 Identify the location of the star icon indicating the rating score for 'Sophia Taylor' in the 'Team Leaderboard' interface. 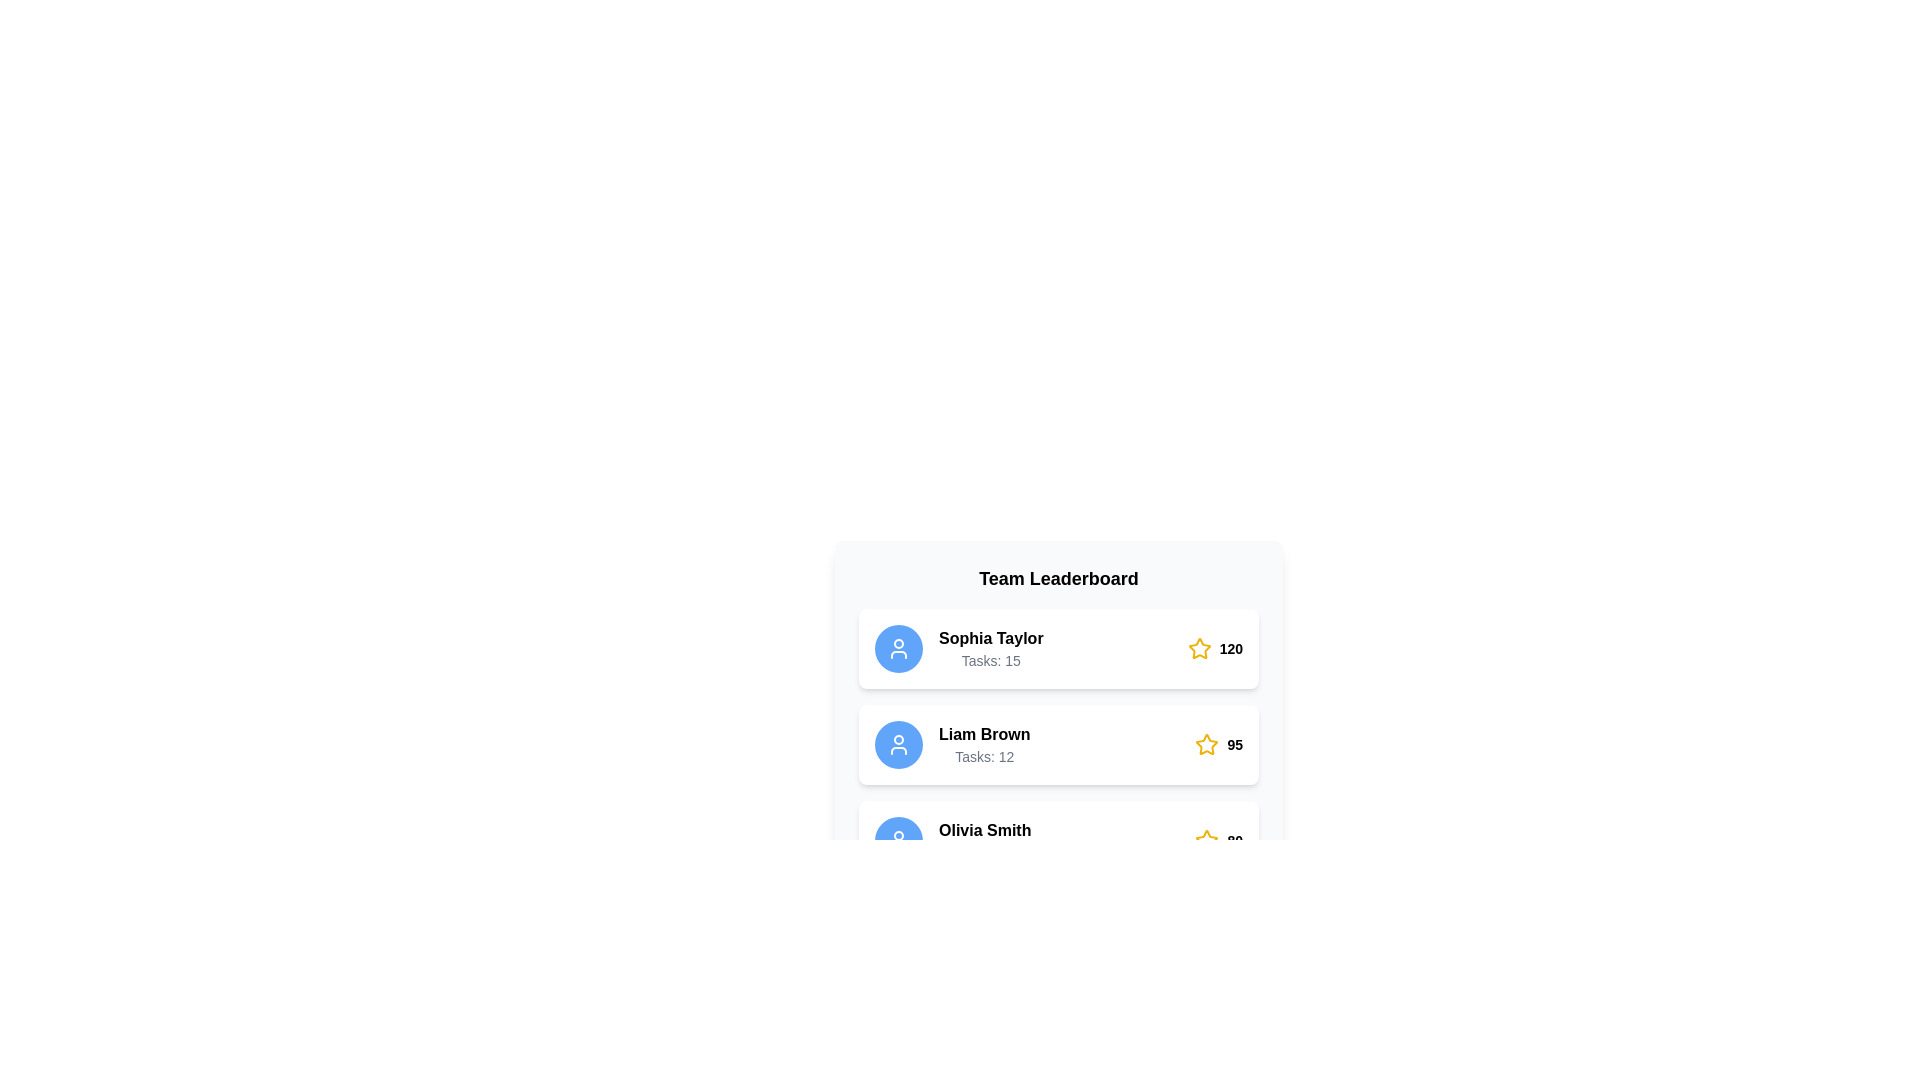
(1199, 648).